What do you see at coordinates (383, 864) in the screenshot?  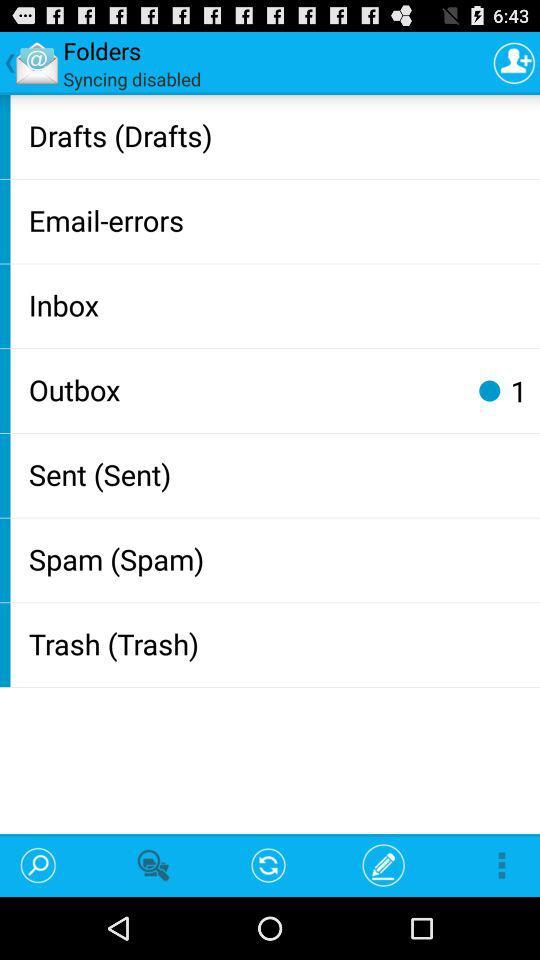 I see `app below the trash (trash)` at bounding box center [383, 864].